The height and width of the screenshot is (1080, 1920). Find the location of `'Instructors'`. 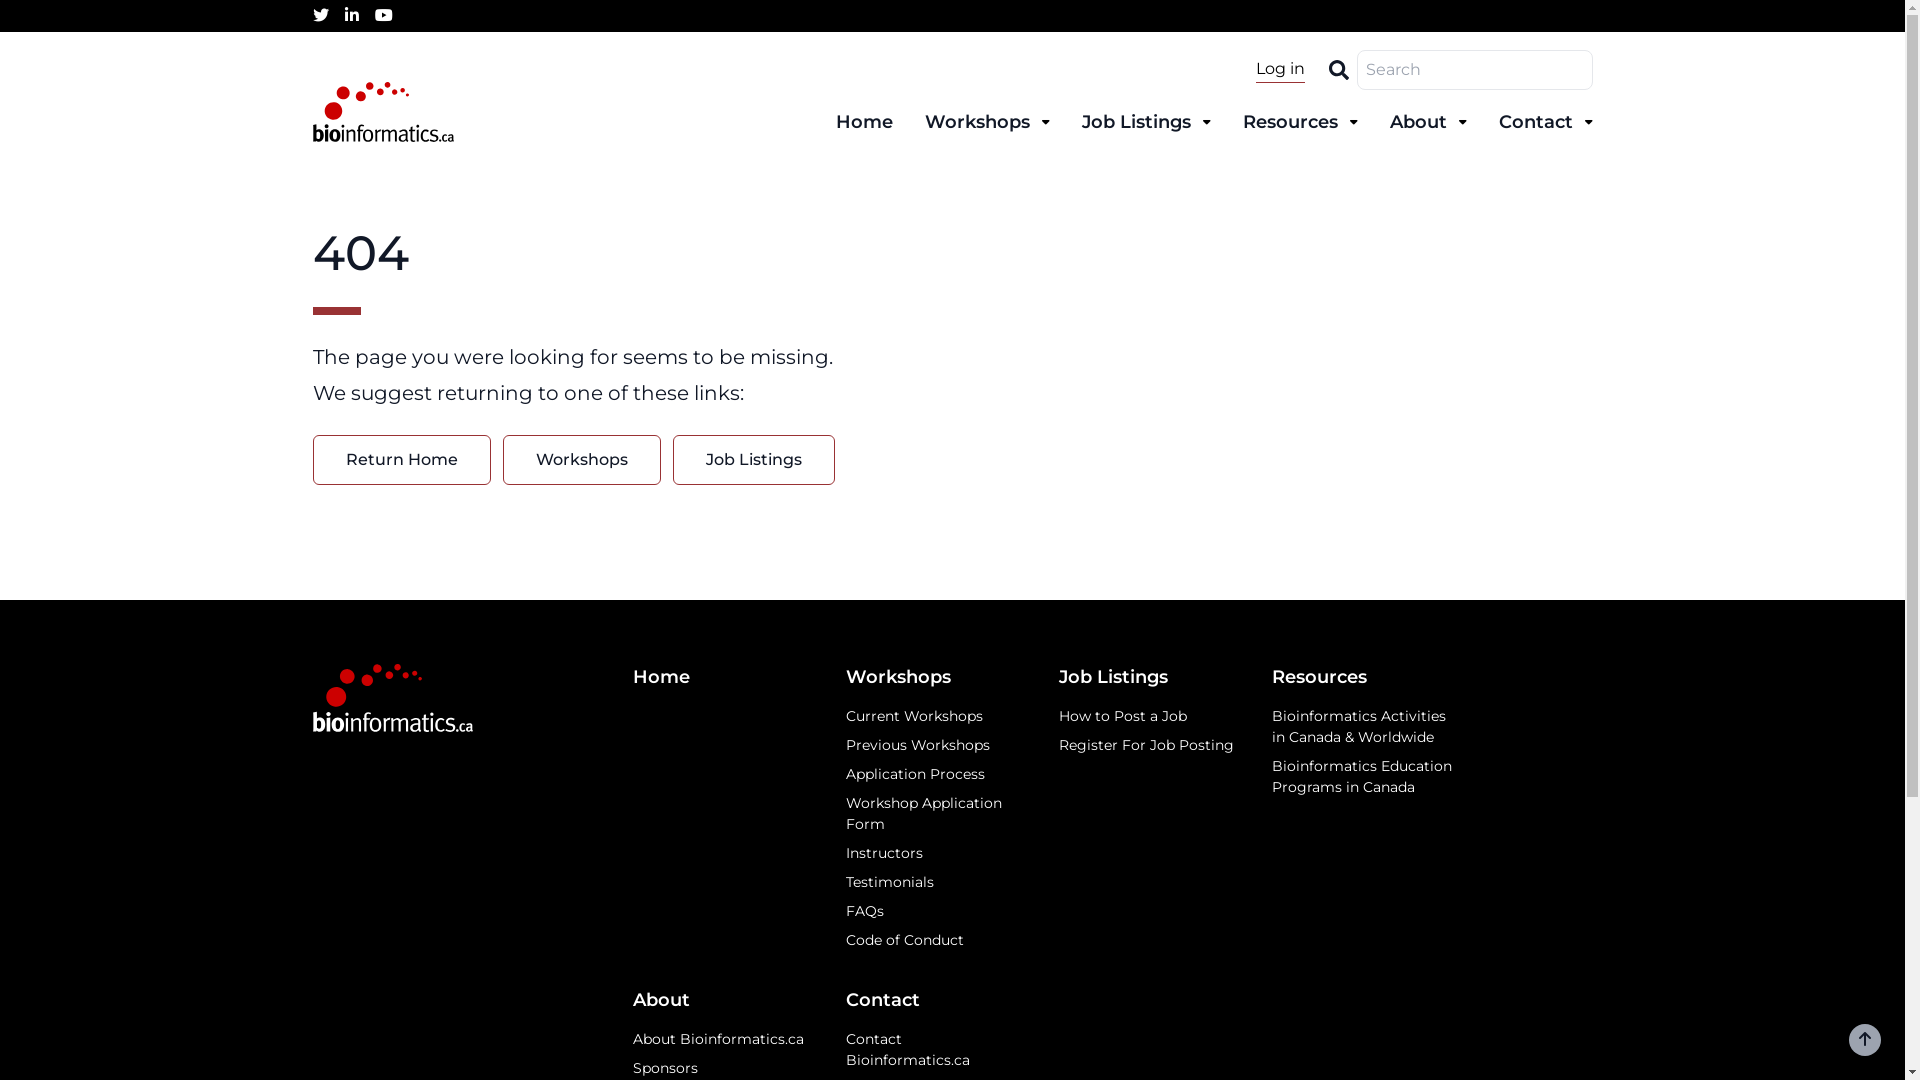

'Instructors' is located at coordinates (845, 853).